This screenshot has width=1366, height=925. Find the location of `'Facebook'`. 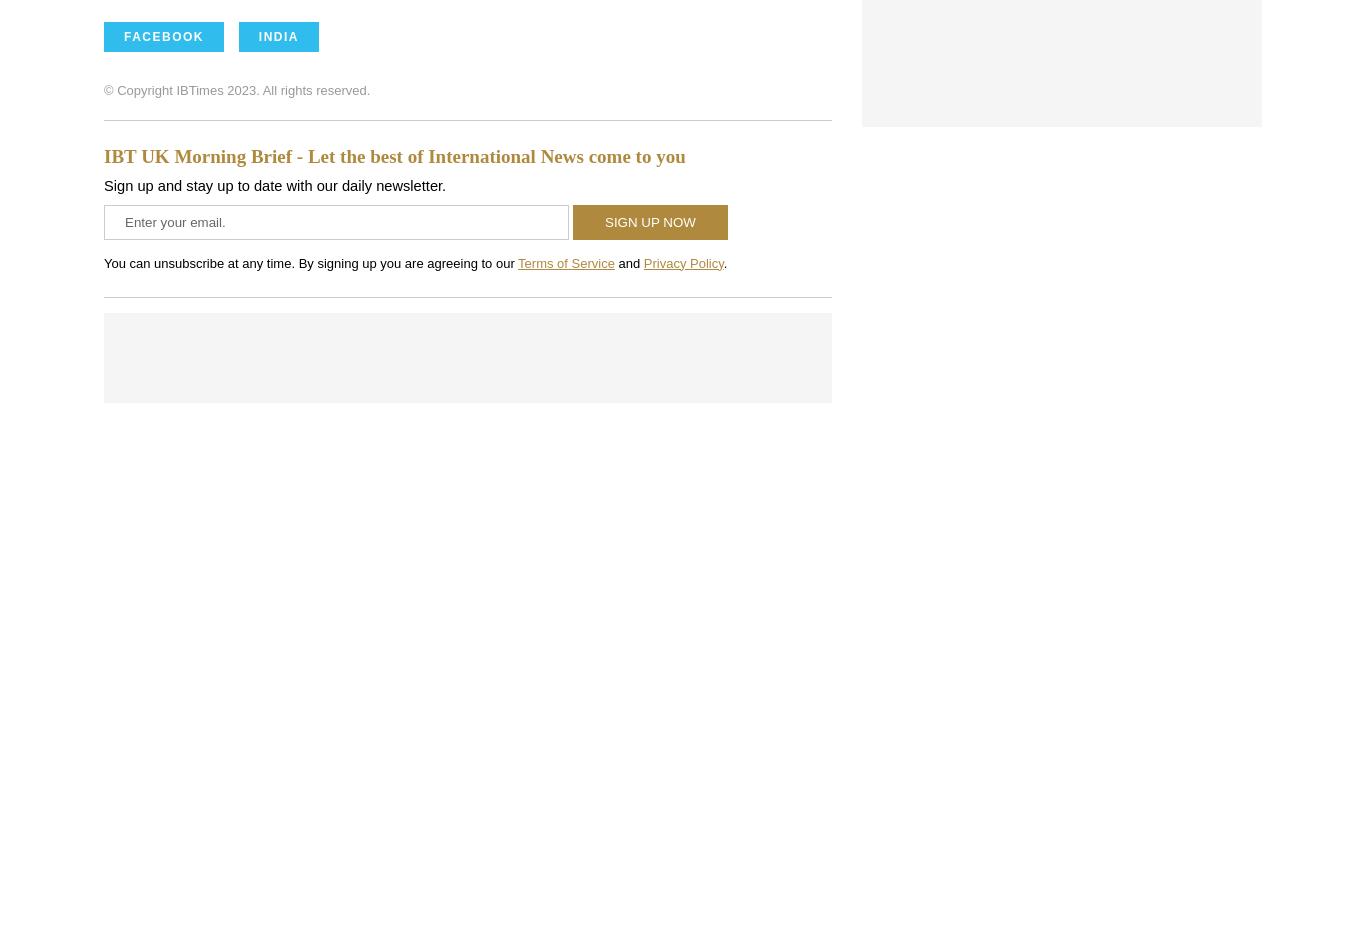

'Facebook' is located at coordinates (163, 34).